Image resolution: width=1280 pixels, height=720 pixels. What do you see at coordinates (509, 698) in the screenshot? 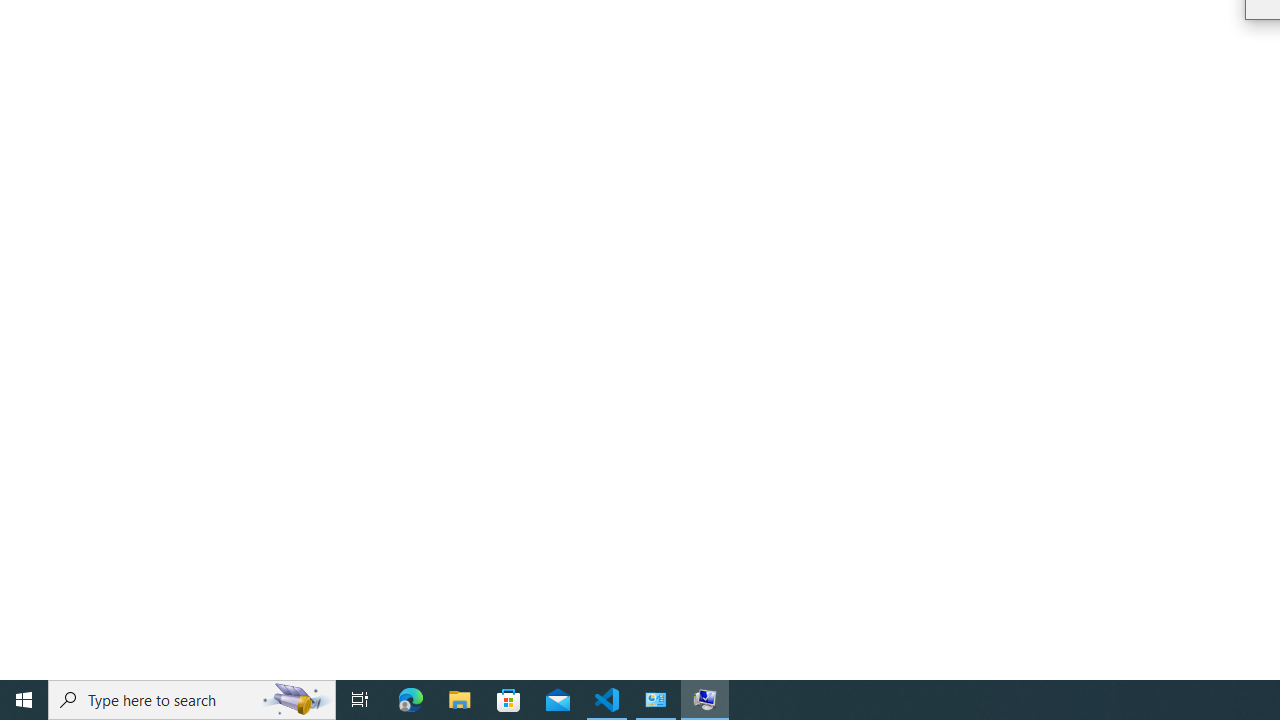
I see `'Microsoft Store'` at bounding box center [509, 698].